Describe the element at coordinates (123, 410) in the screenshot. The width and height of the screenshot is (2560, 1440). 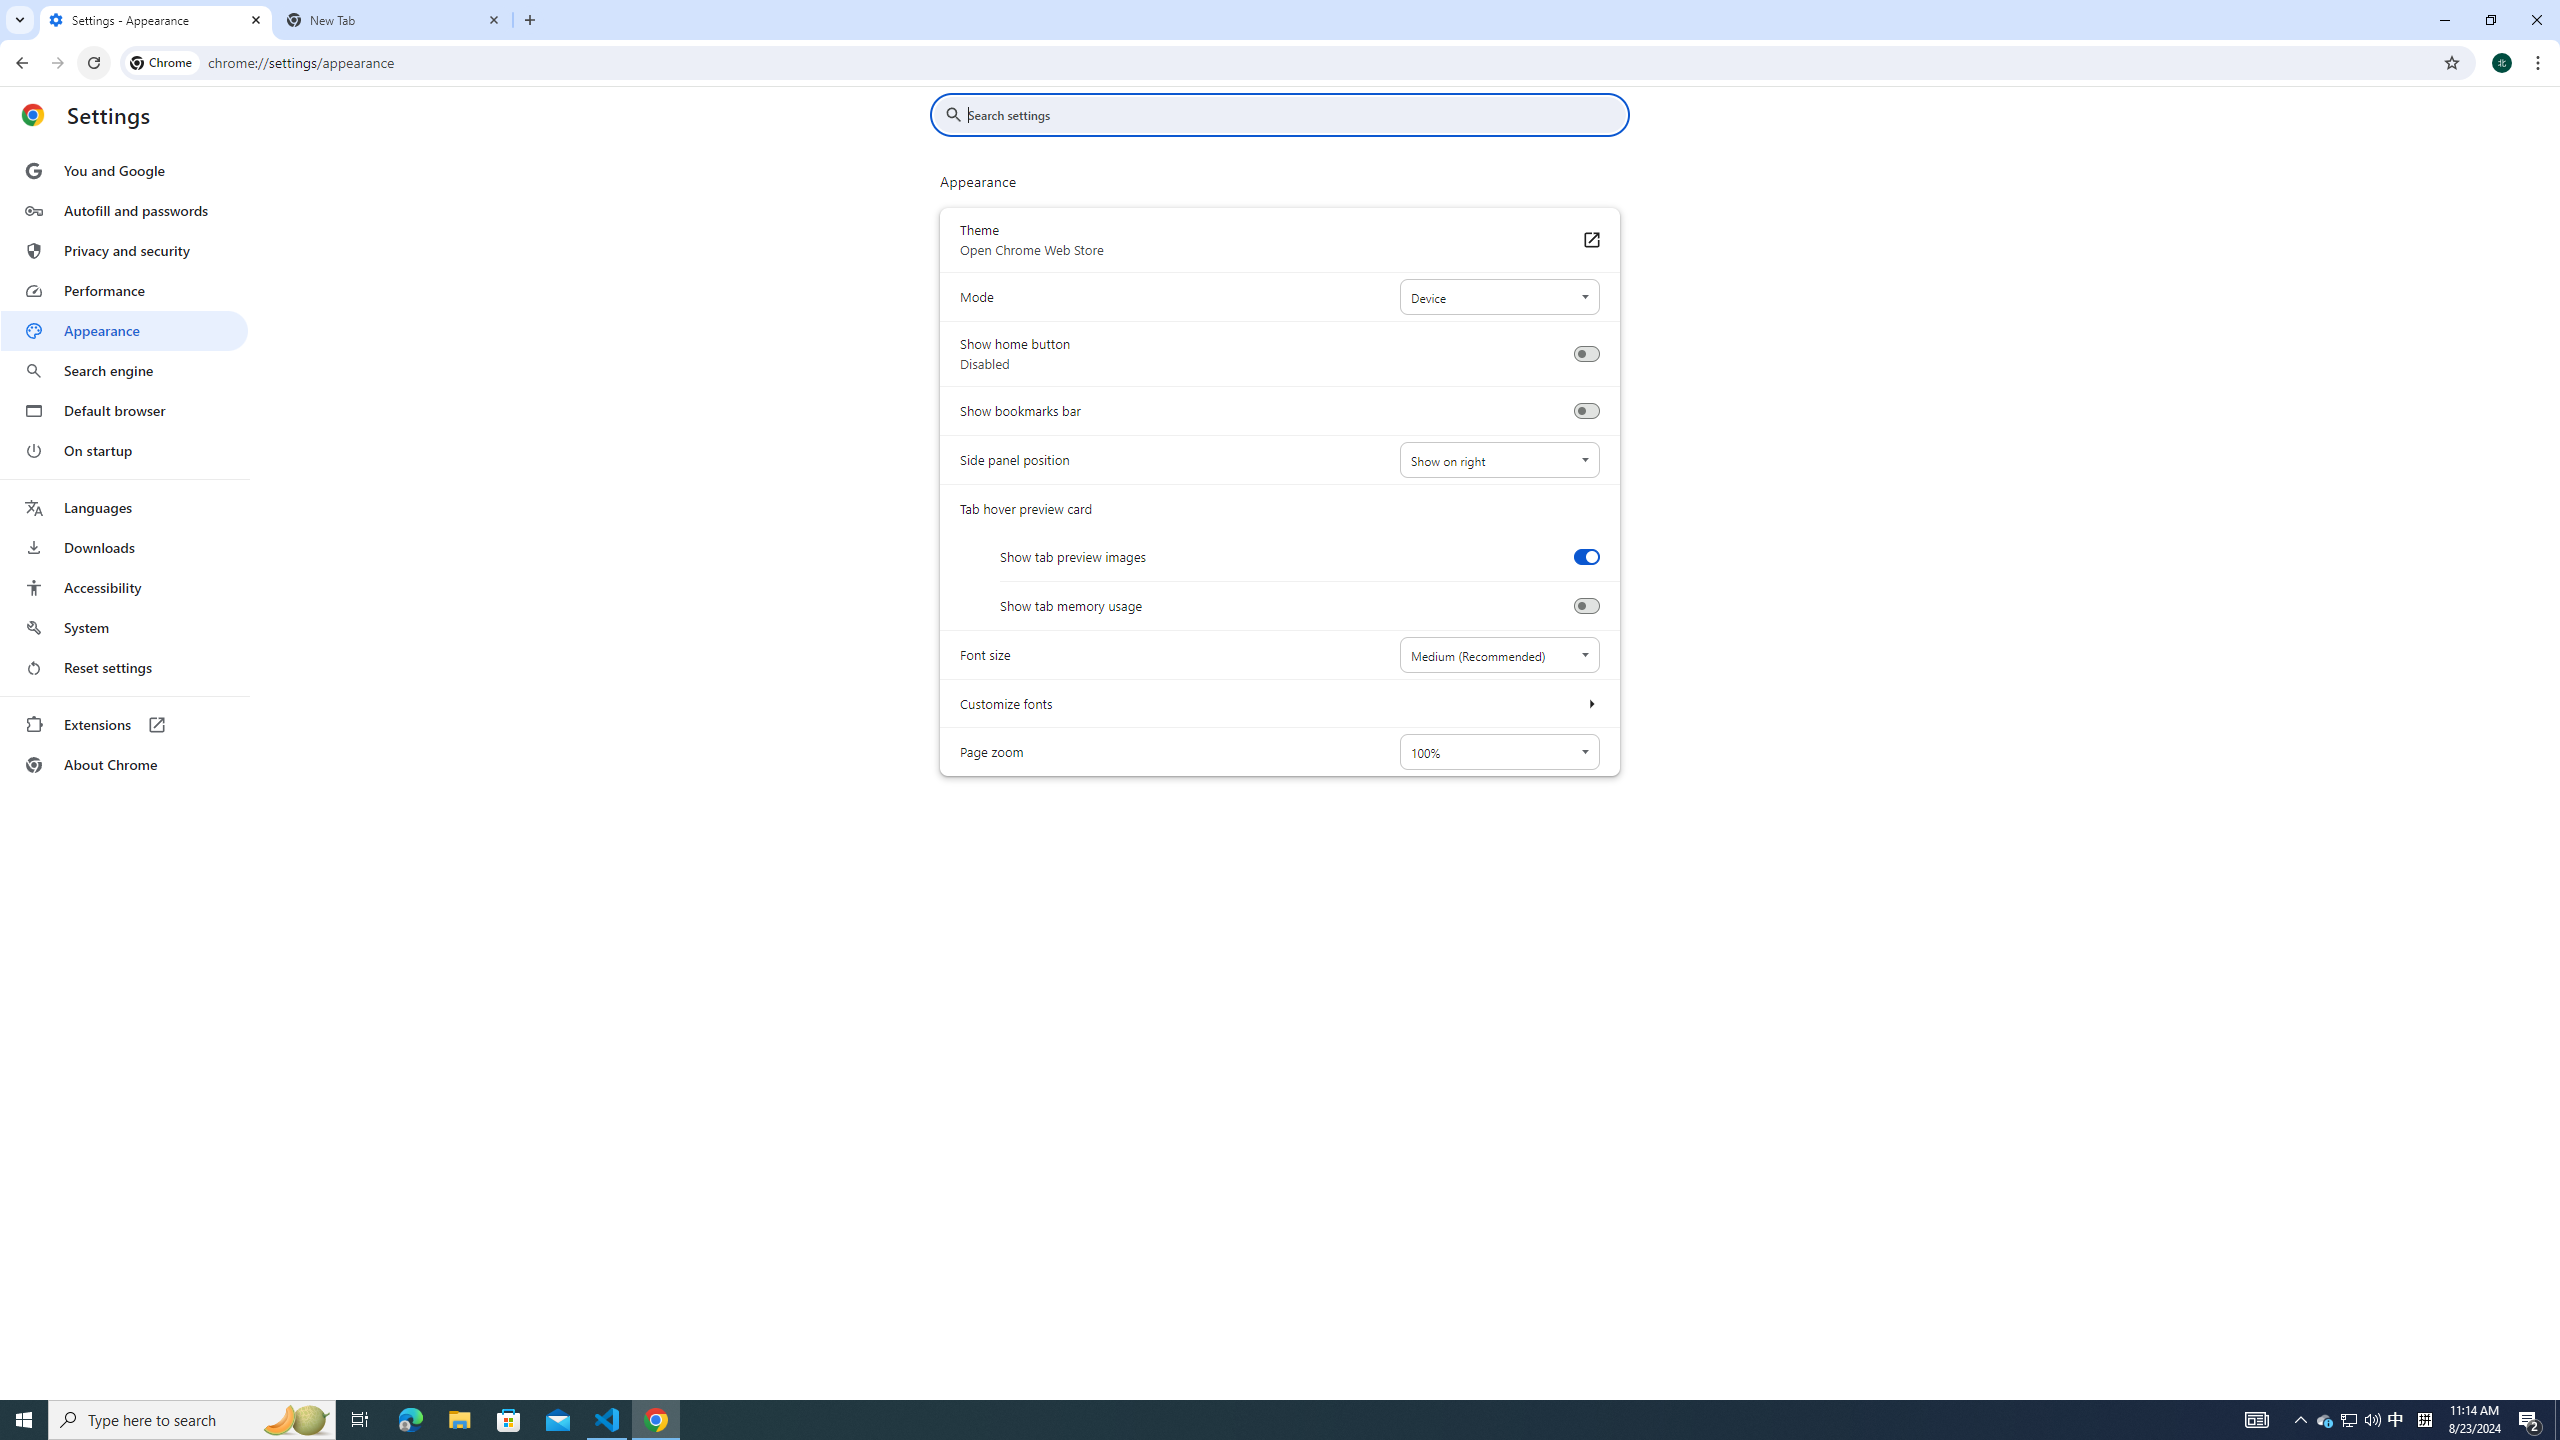
I see `'Default browser'` at that location.